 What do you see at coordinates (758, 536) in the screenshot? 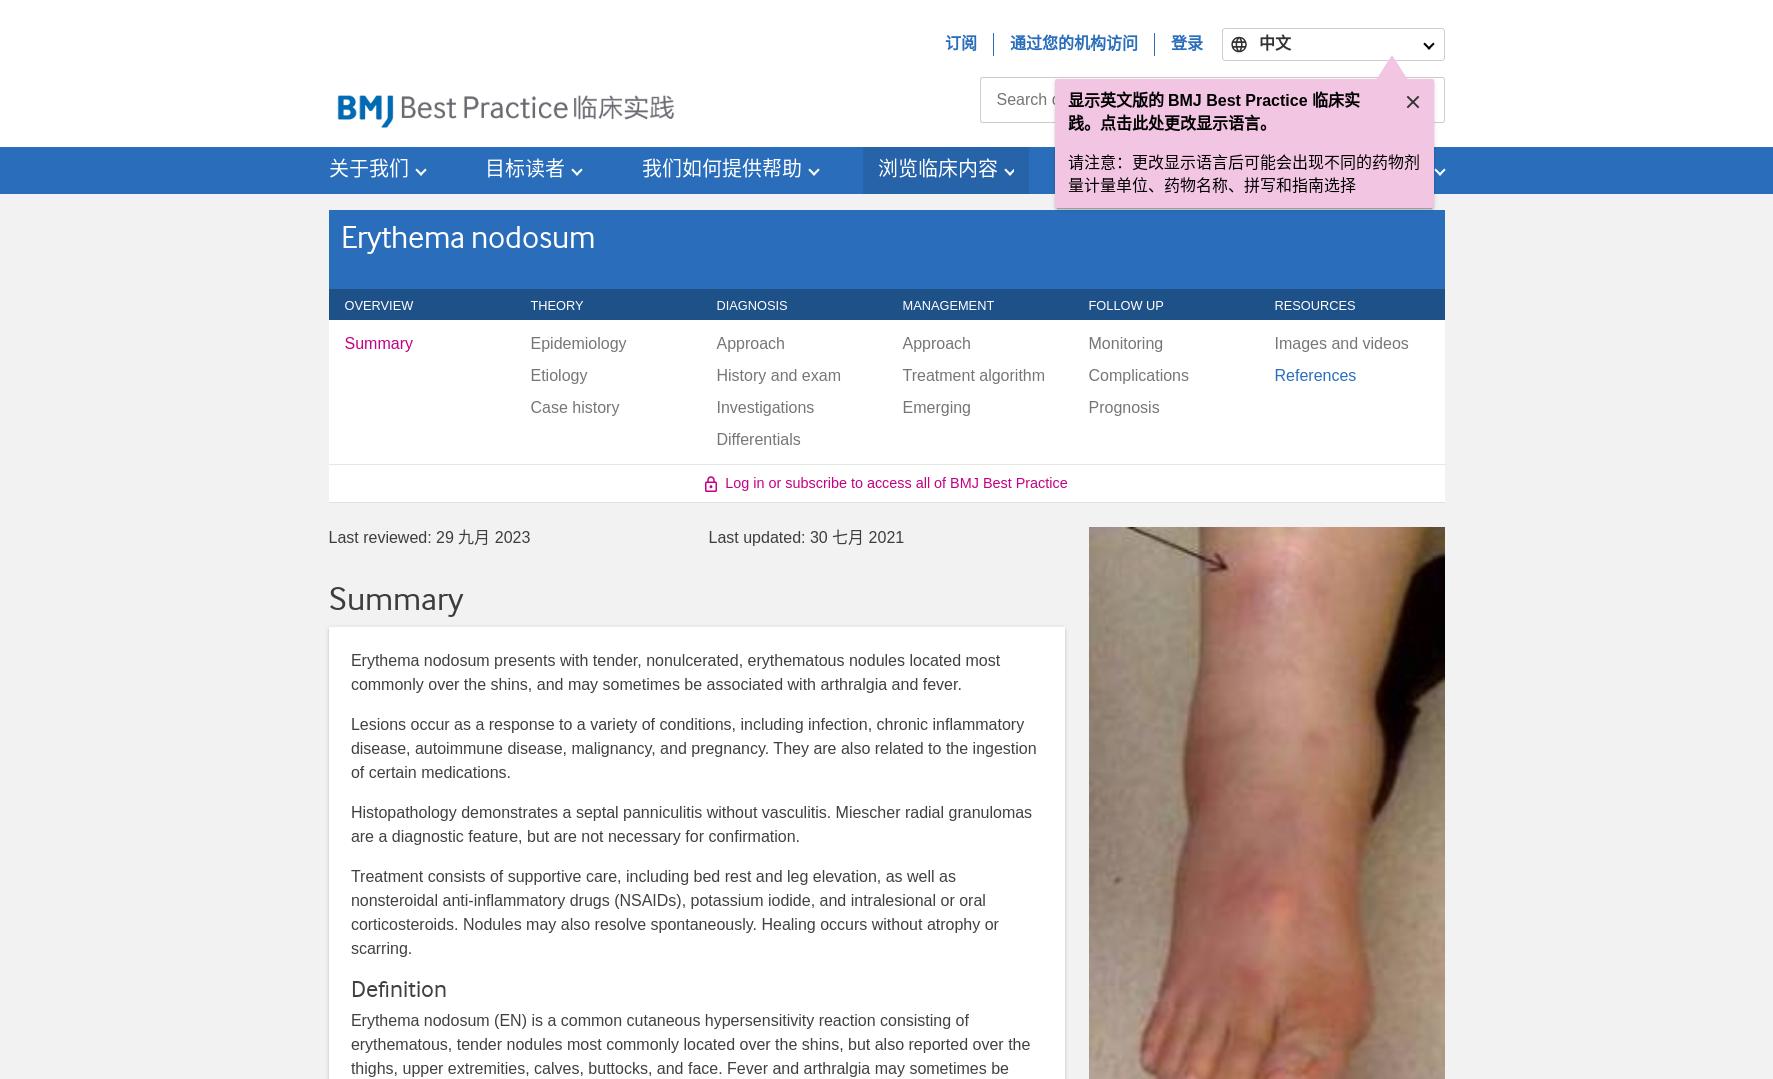
I see `'Last updated:'` at bounding box center [758, 536].